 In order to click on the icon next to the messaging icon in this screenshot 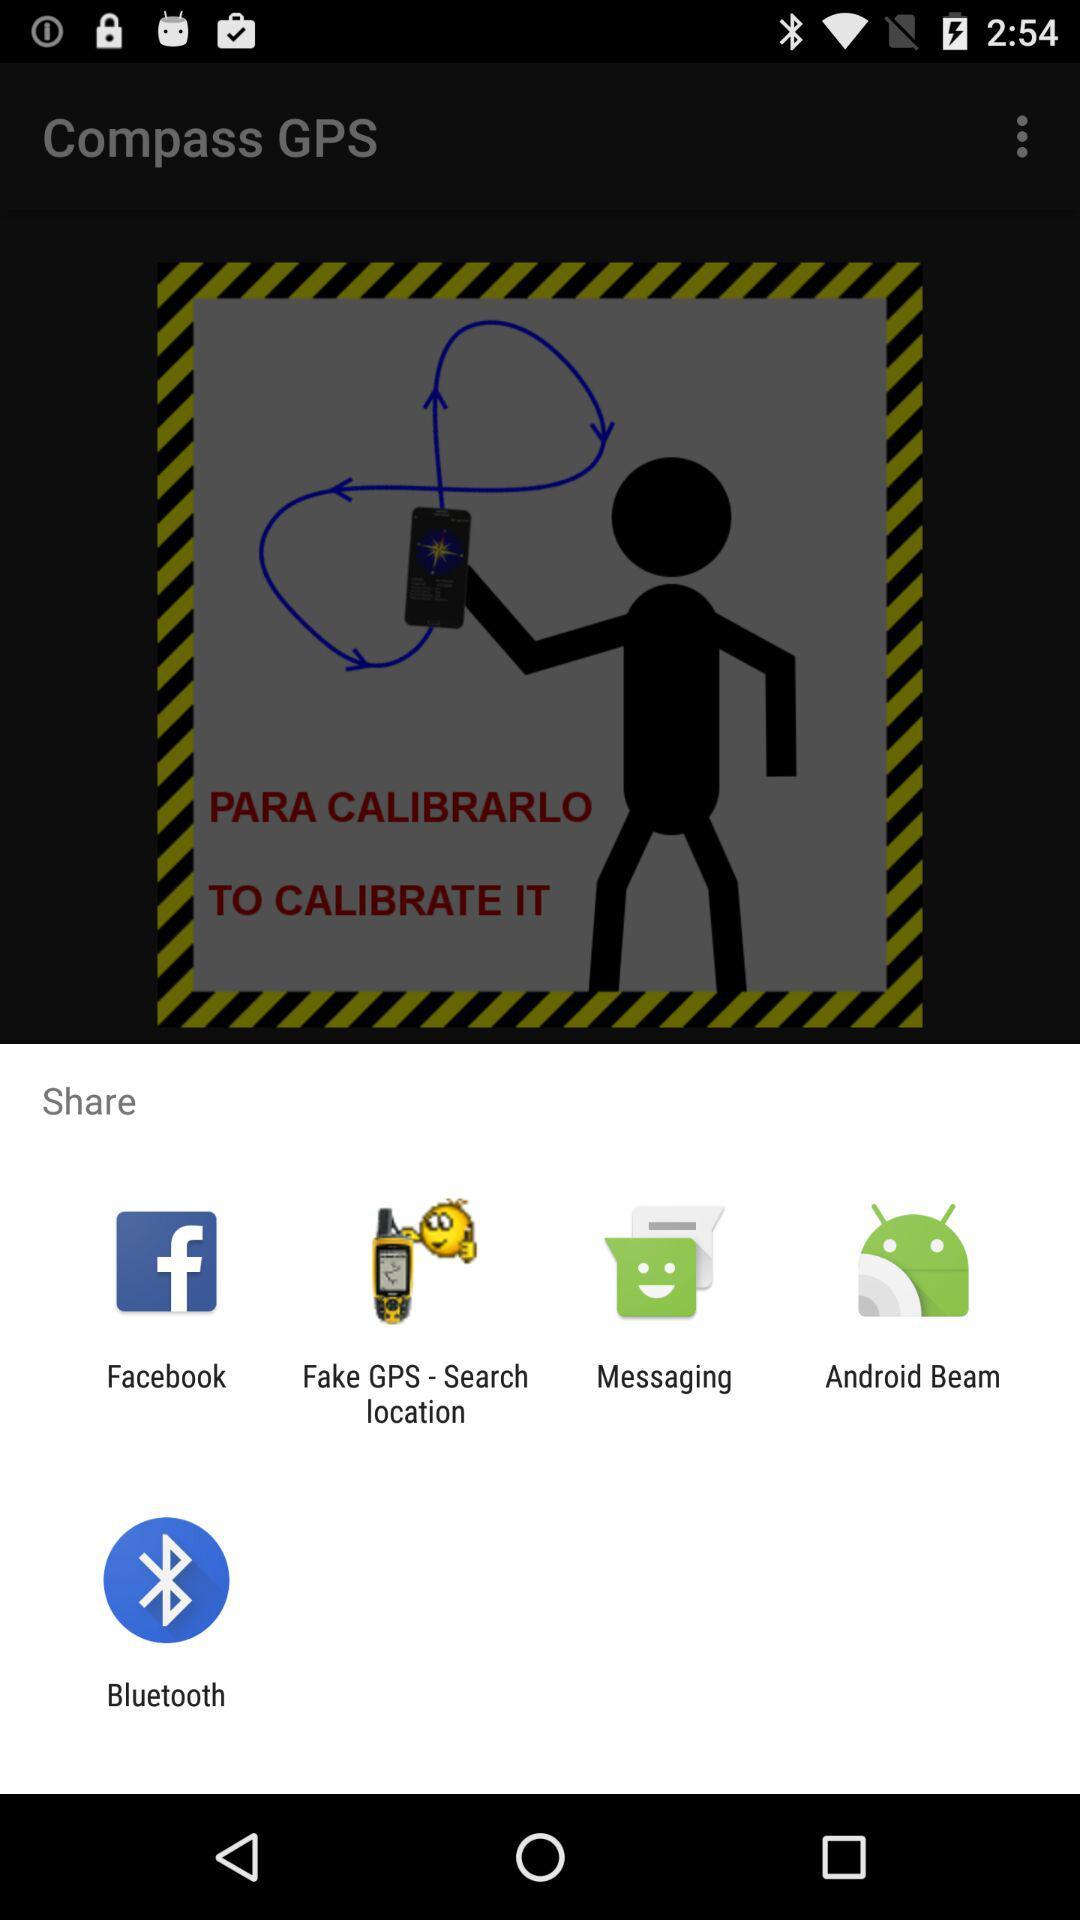, I will do `click(913, 1392)`.